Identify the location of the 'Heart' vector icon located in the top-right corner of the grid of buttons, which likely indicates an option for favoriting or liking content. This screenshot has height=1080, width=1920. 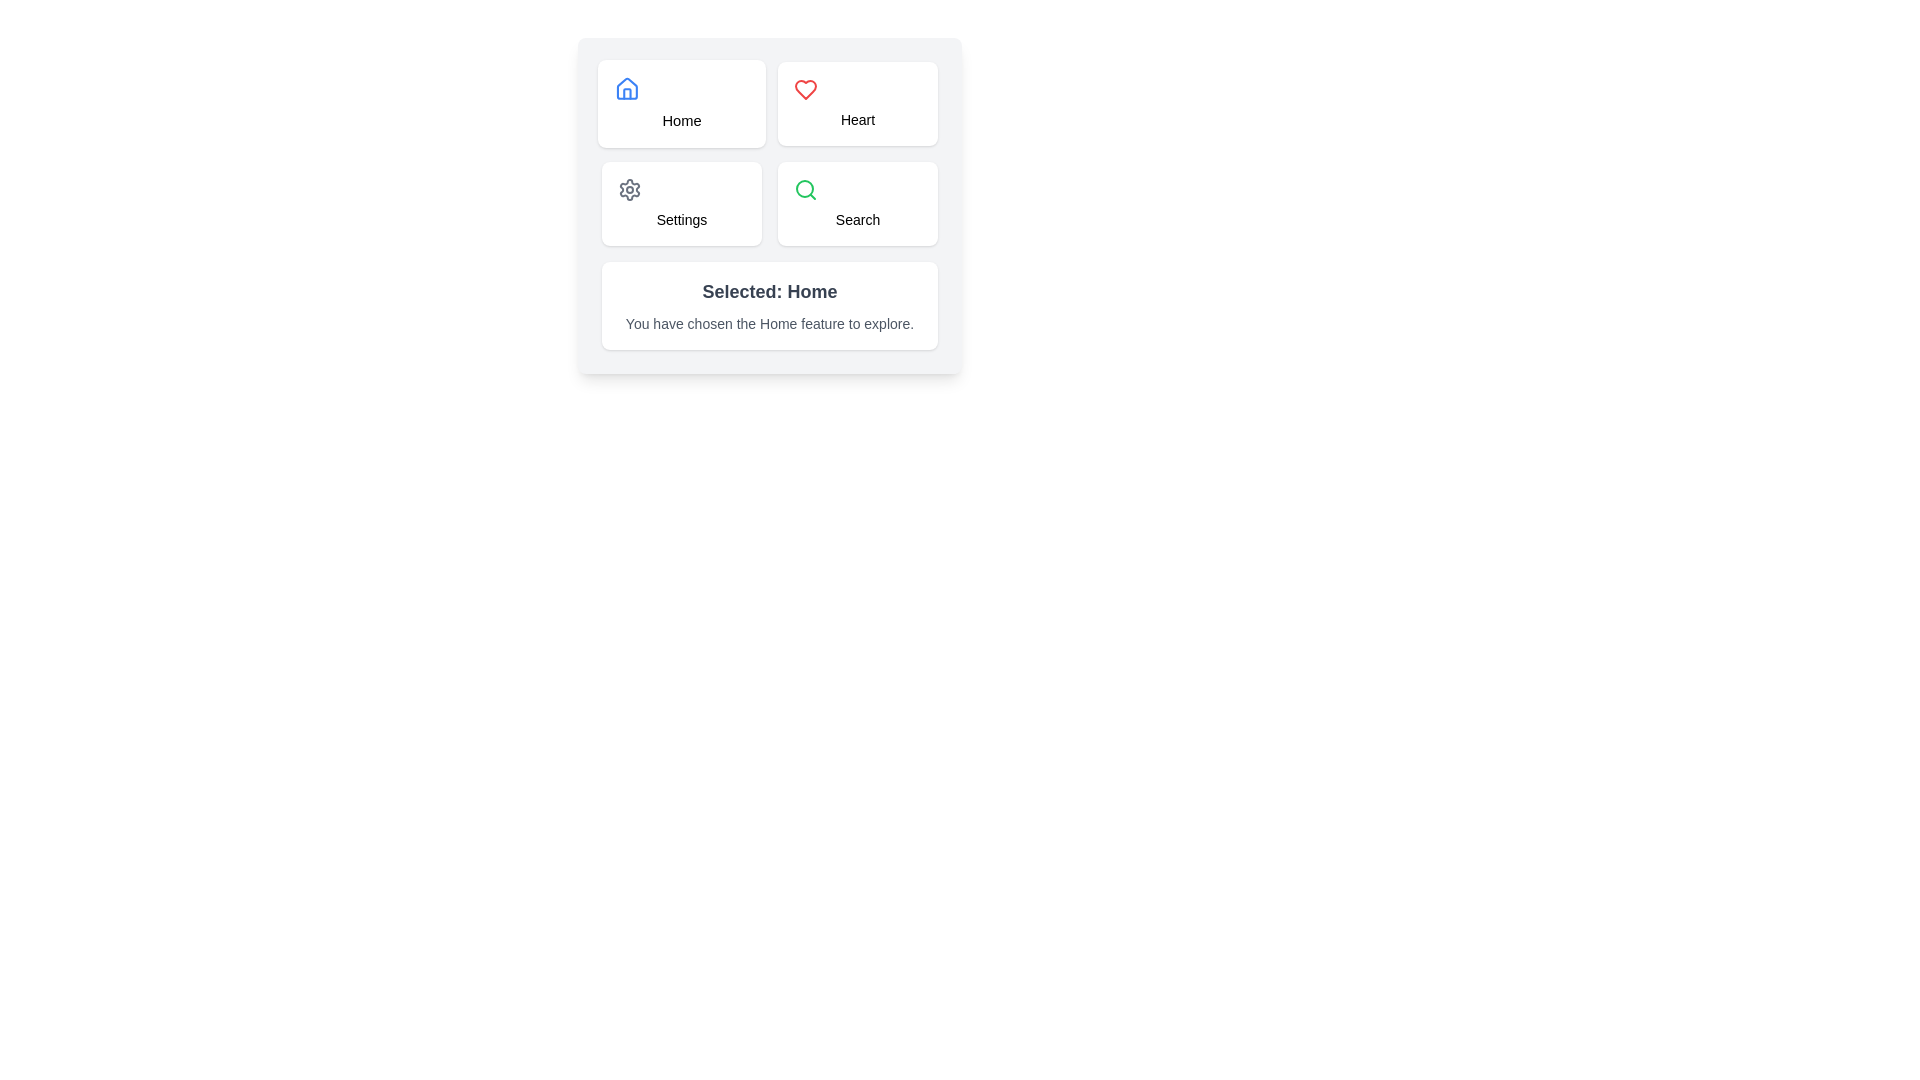
(806, 88).